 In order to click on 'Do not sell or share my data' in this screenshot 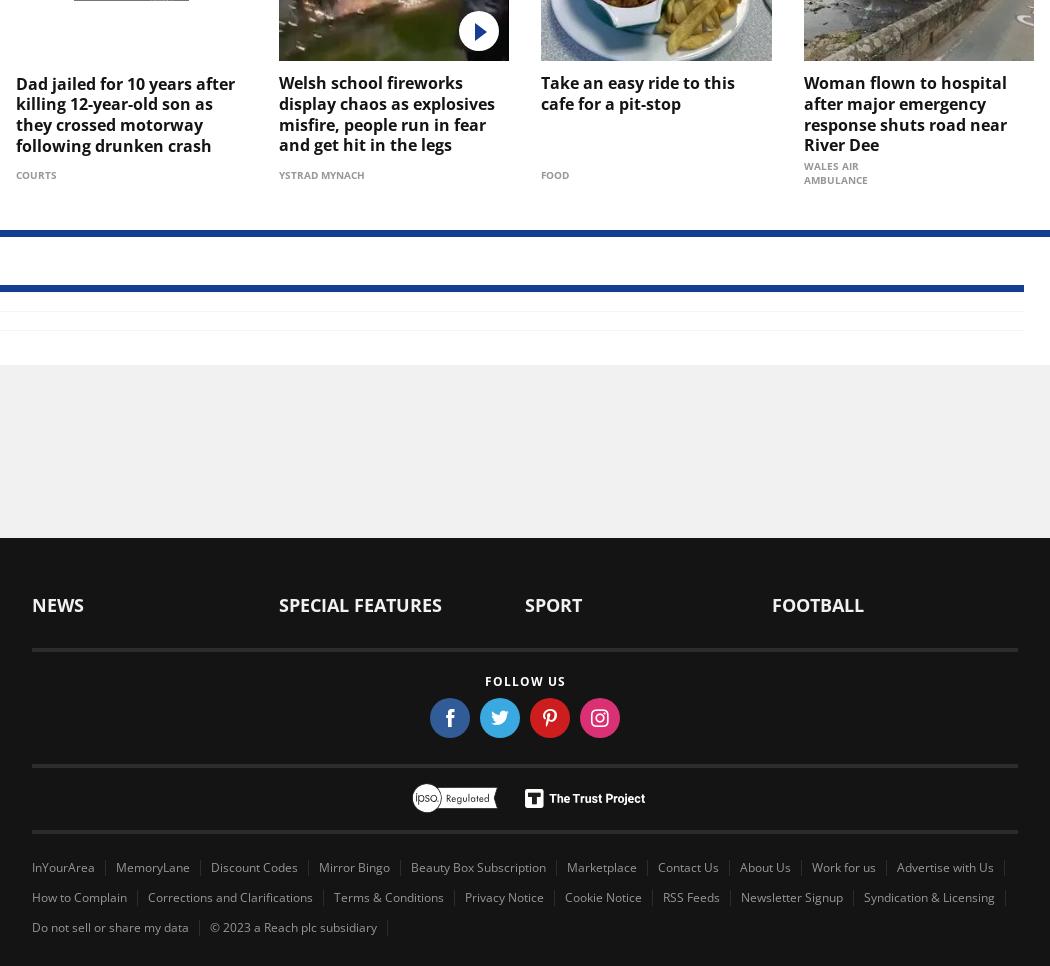, I will do `click(110, 926)`.